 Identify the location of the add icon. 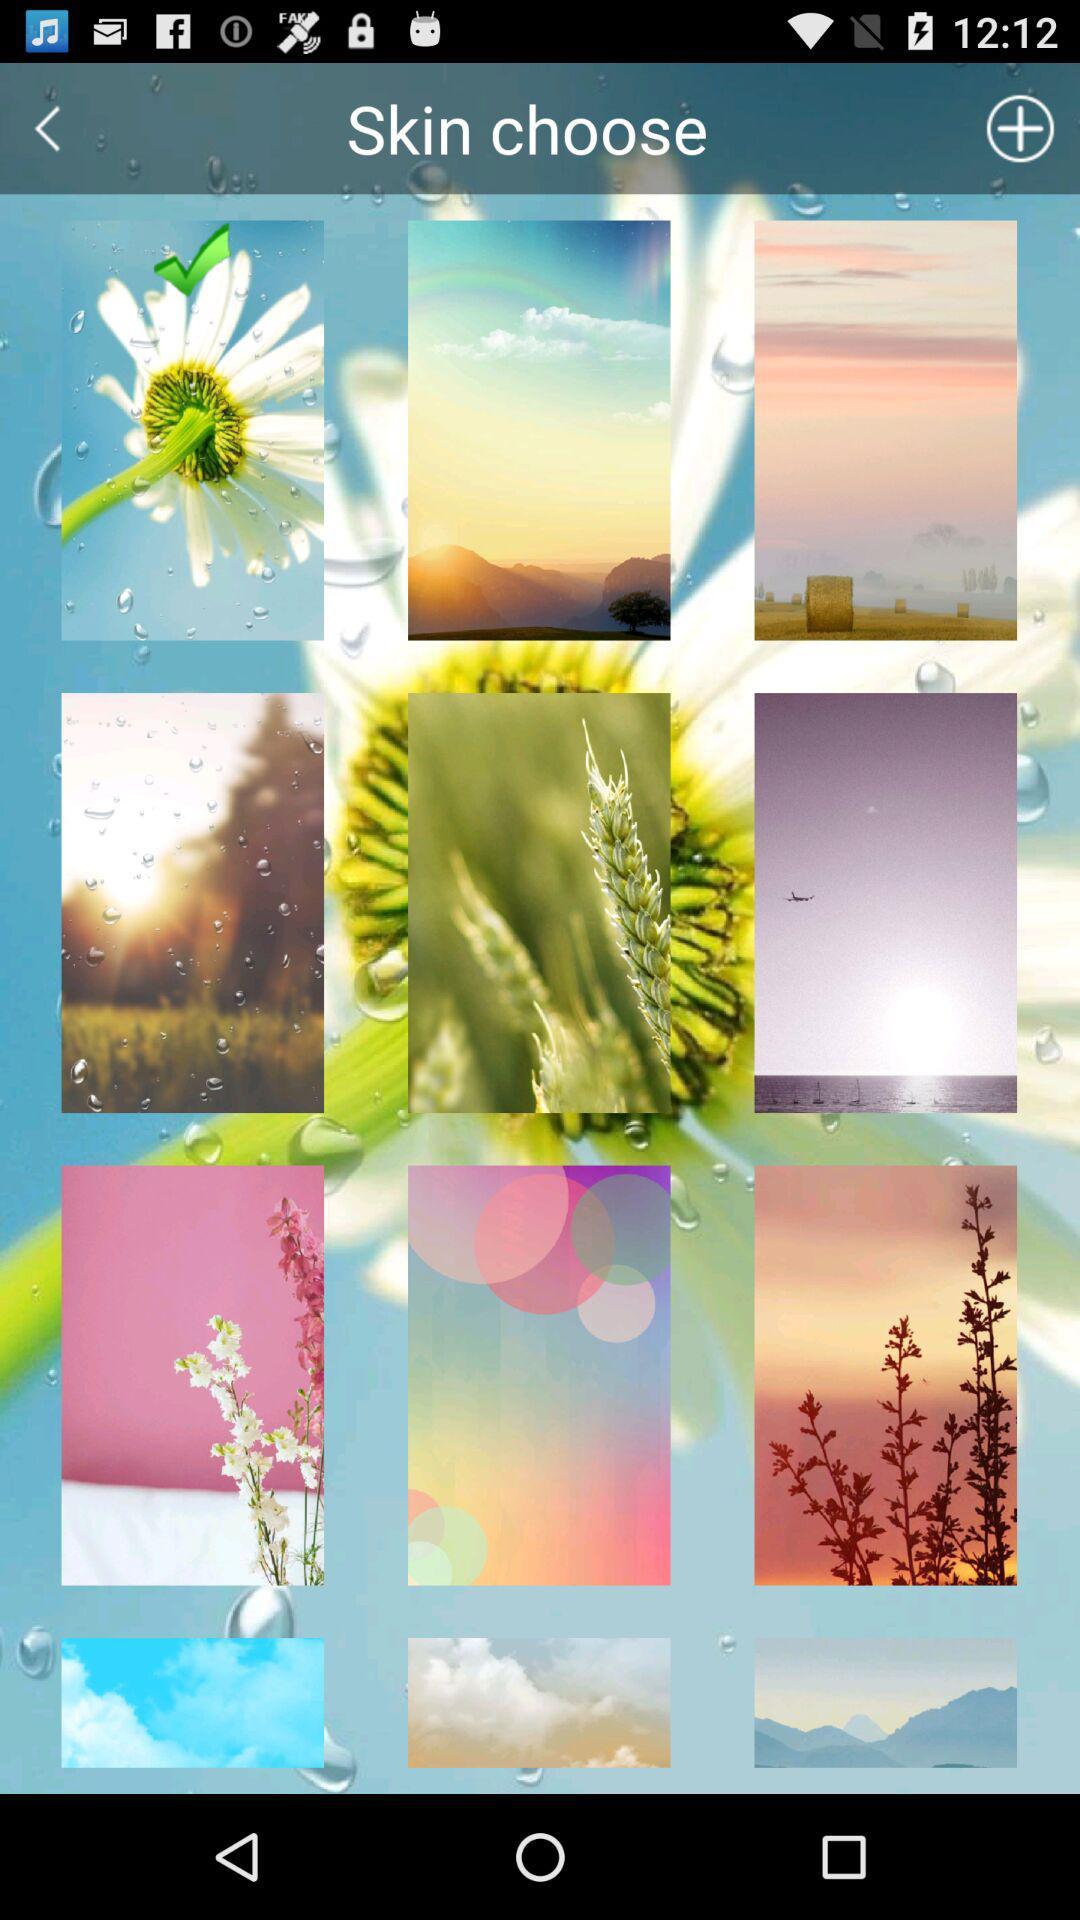
(1020, 127).